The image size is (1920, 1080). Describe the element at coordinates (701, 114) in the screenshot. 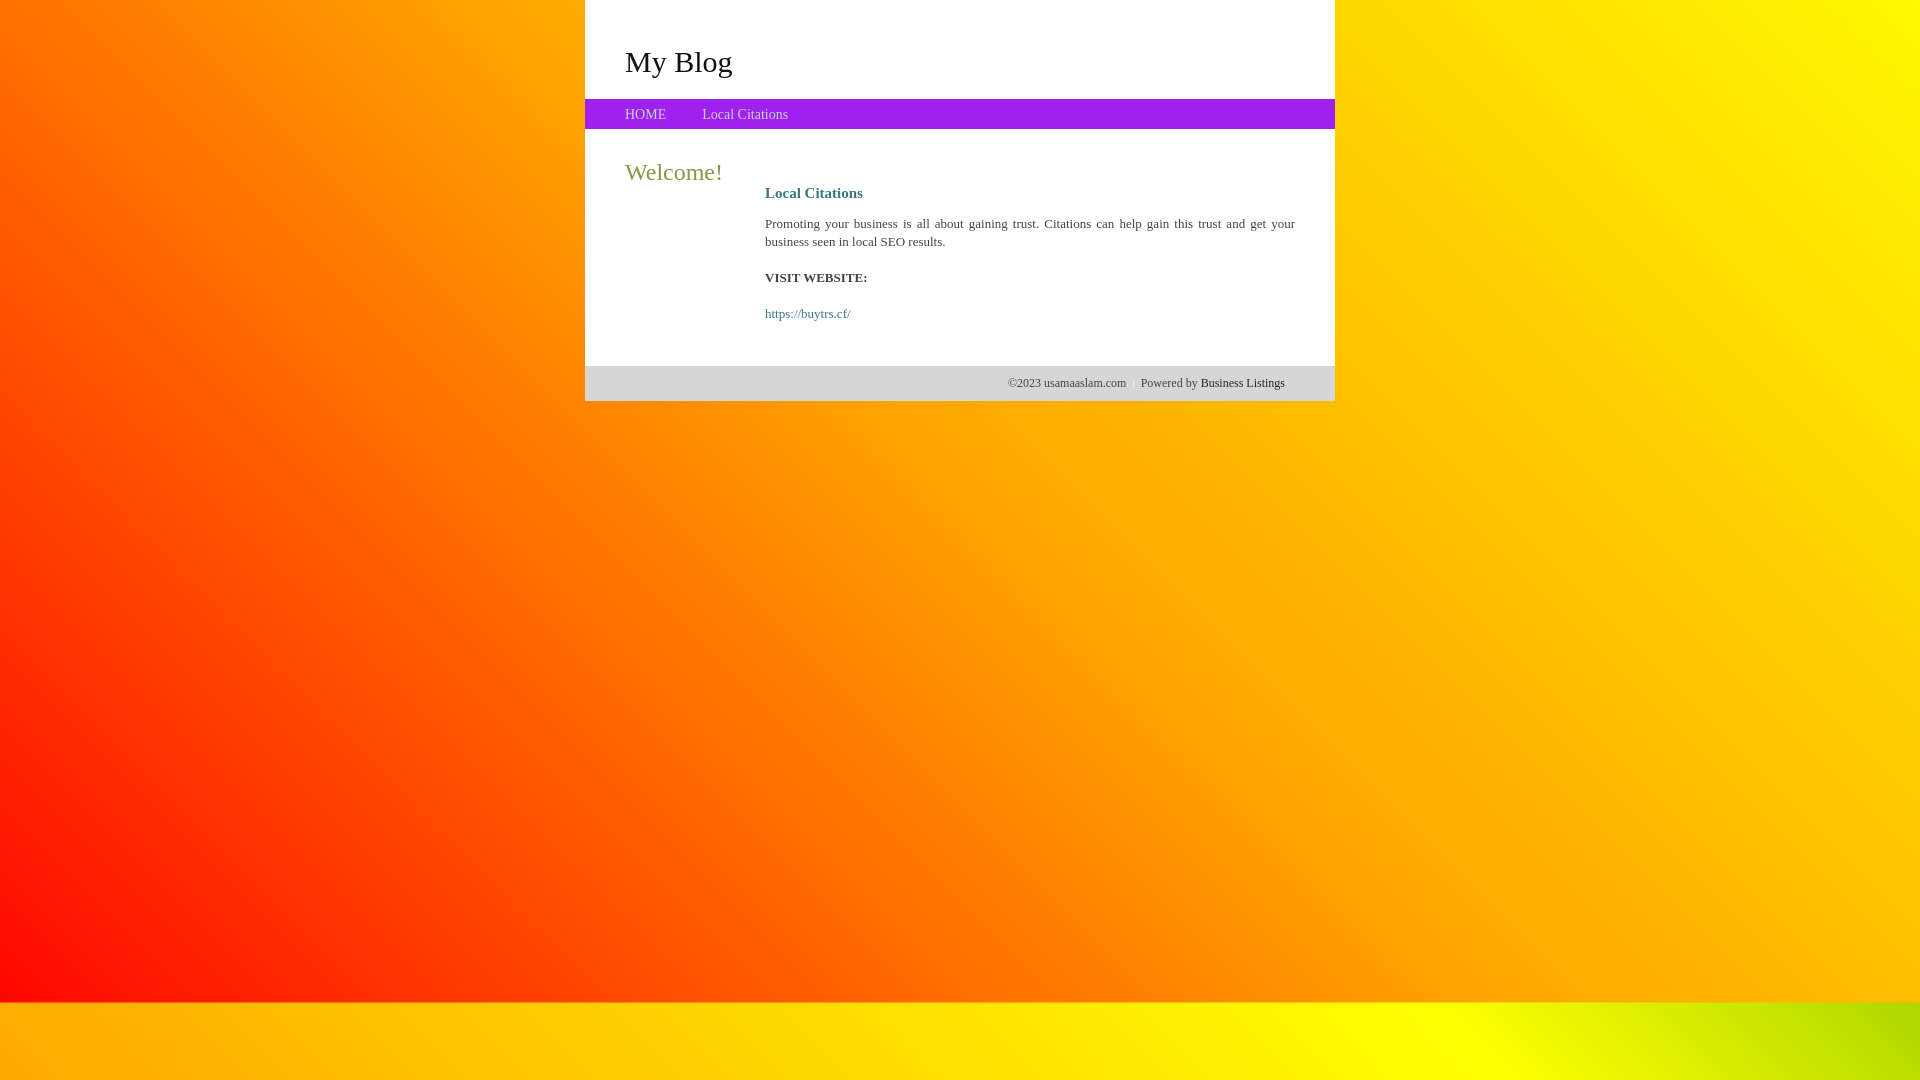

I see `'Local Citations'` at that location.